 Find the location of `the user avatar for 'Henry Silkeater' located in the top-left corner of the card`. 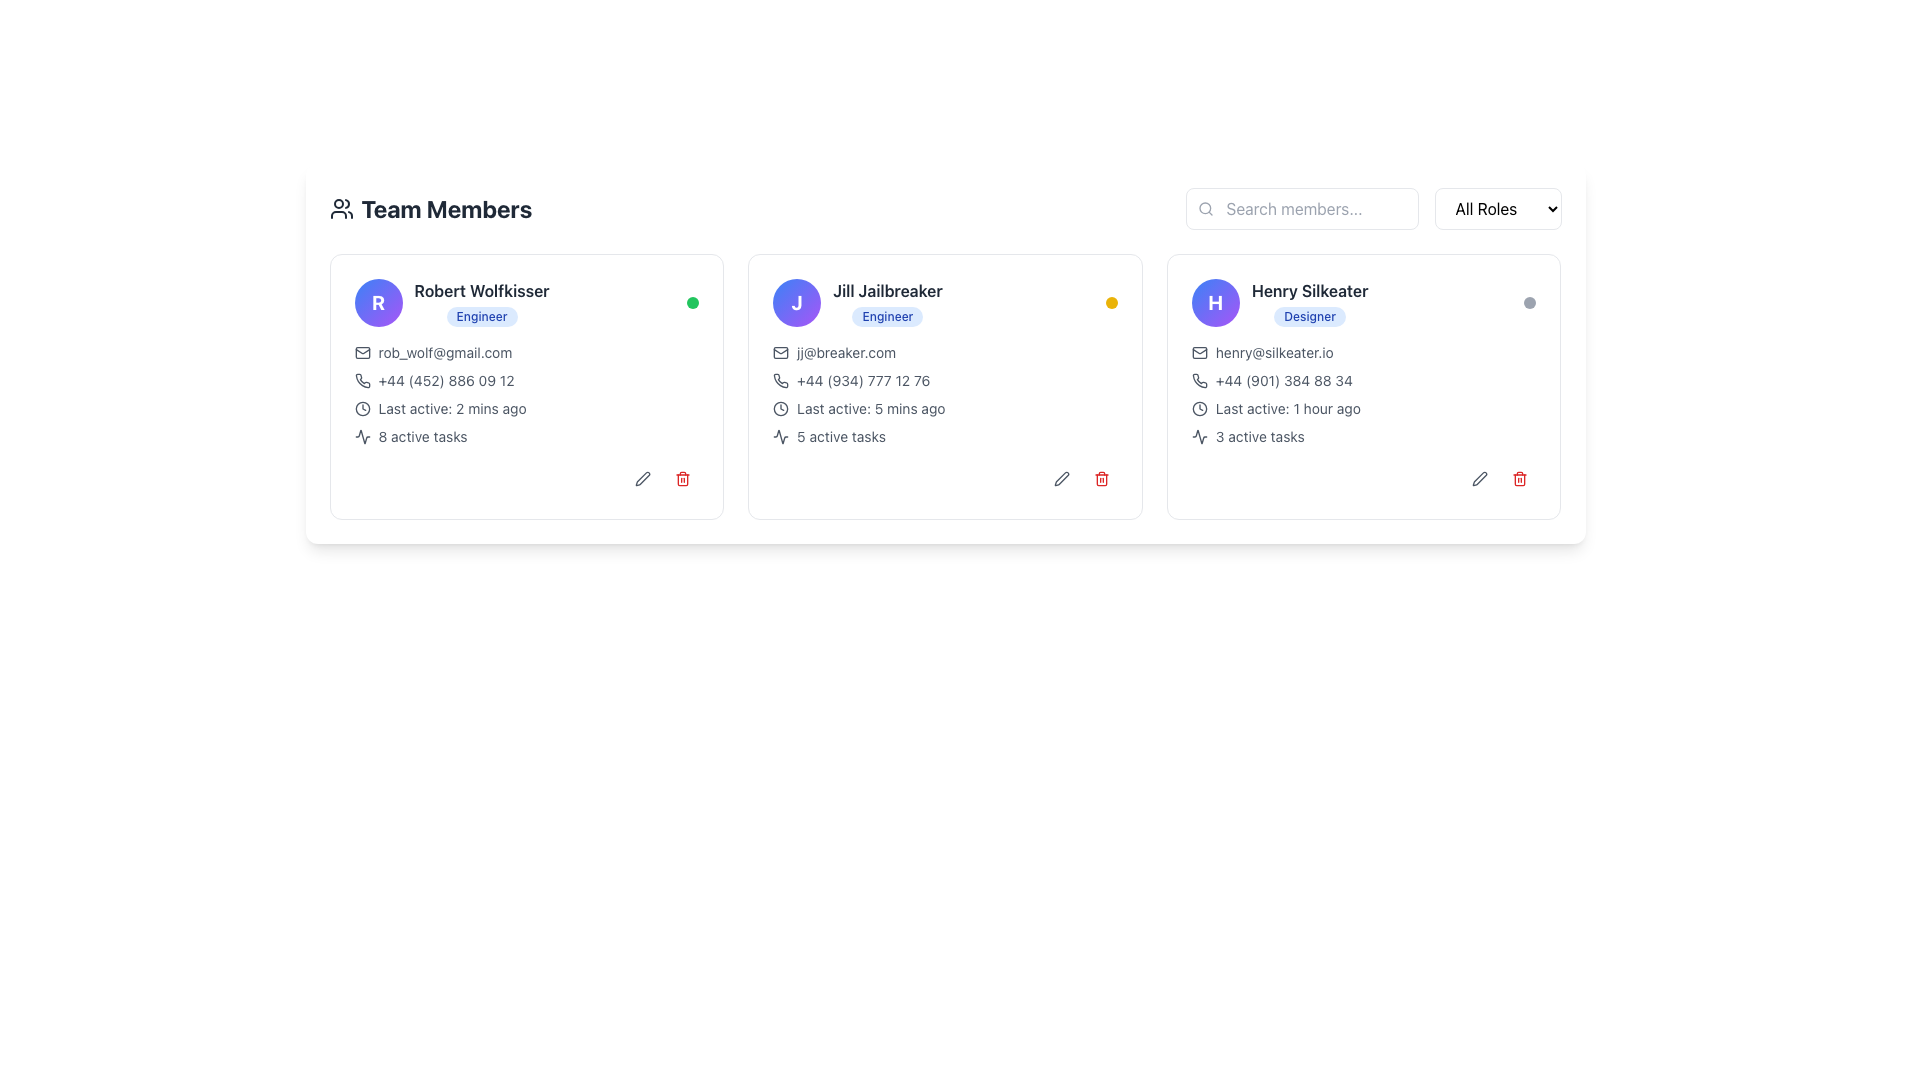

the user avatar for 'Henry Silkeater' located in the top-left corner of the card is located at coordinates (1214, 303).